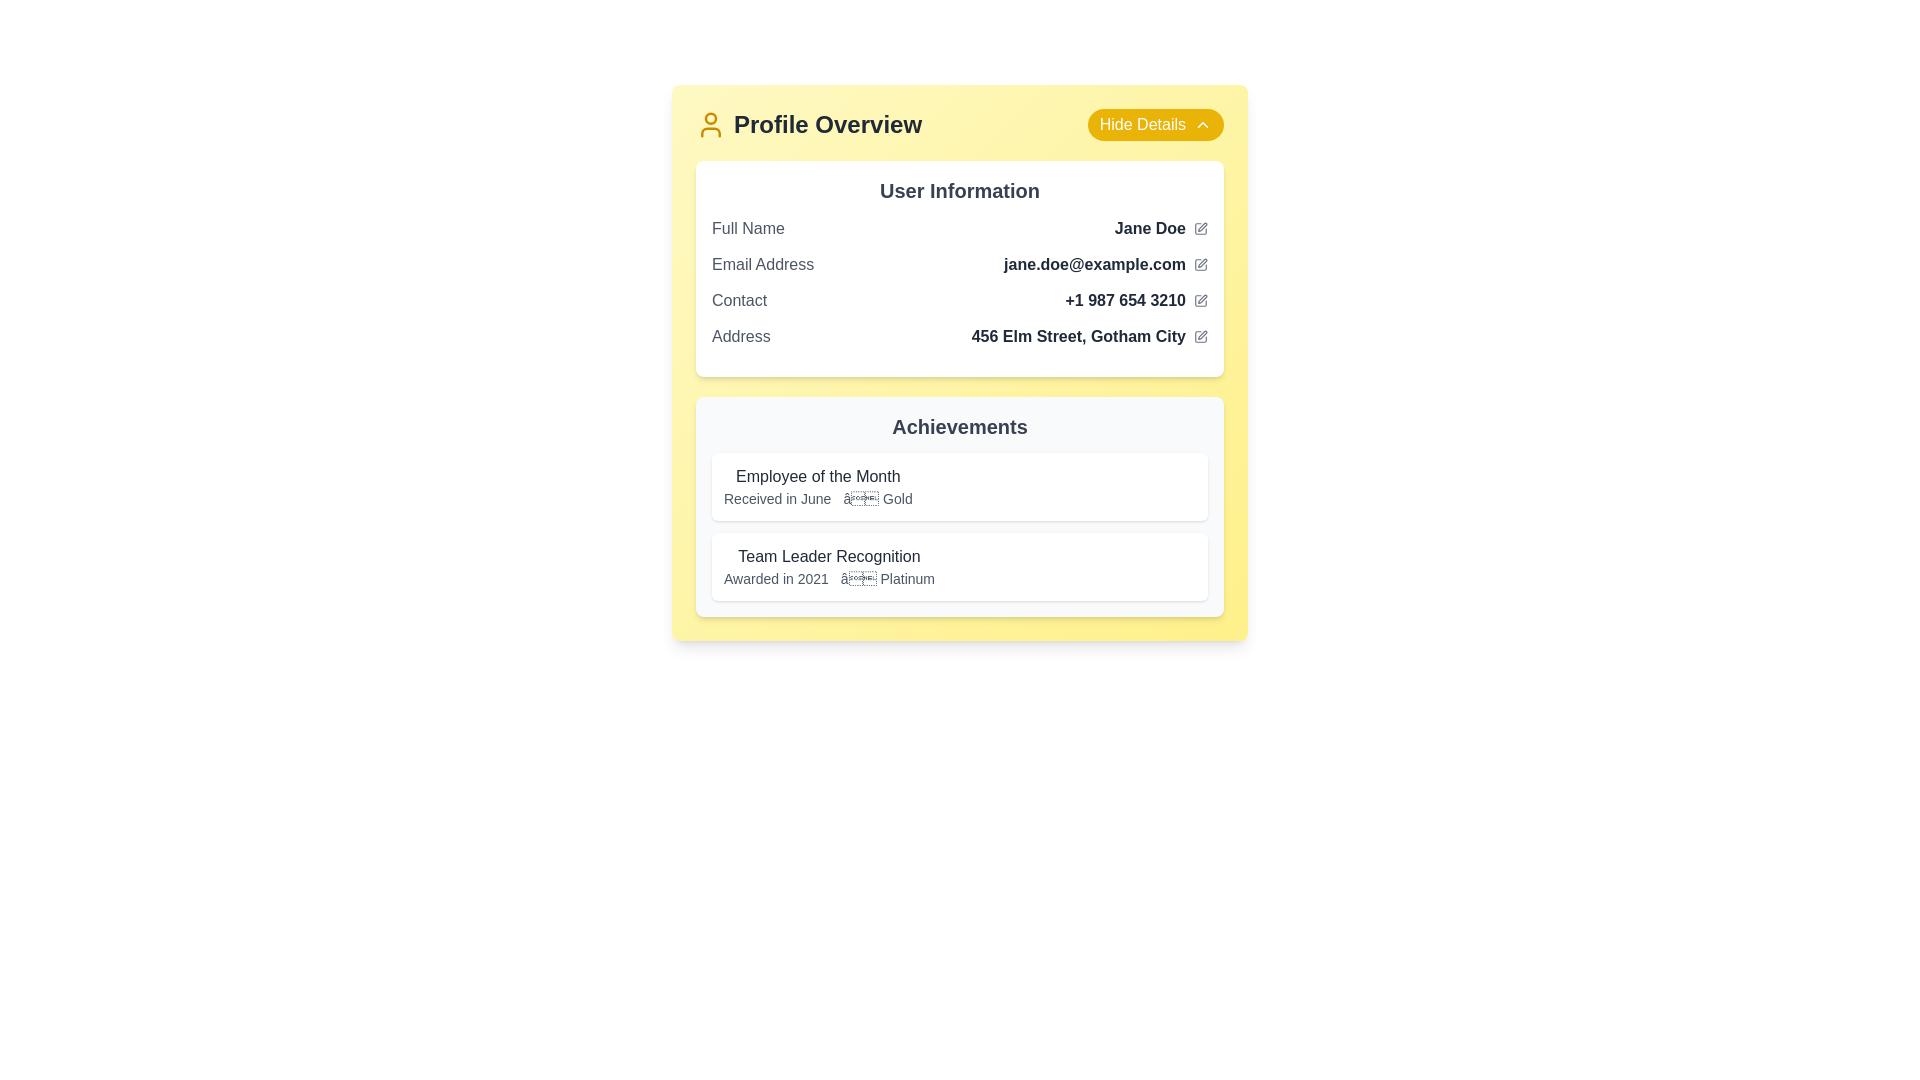  What do you see at coordinates (960, 567) in the screenshot?
I see `the Informational card labeled 'Team Leader Recognition' which is located in the 'Achievements' section, directly below 'Employee of the Month'` at bounding box center [960, 567].